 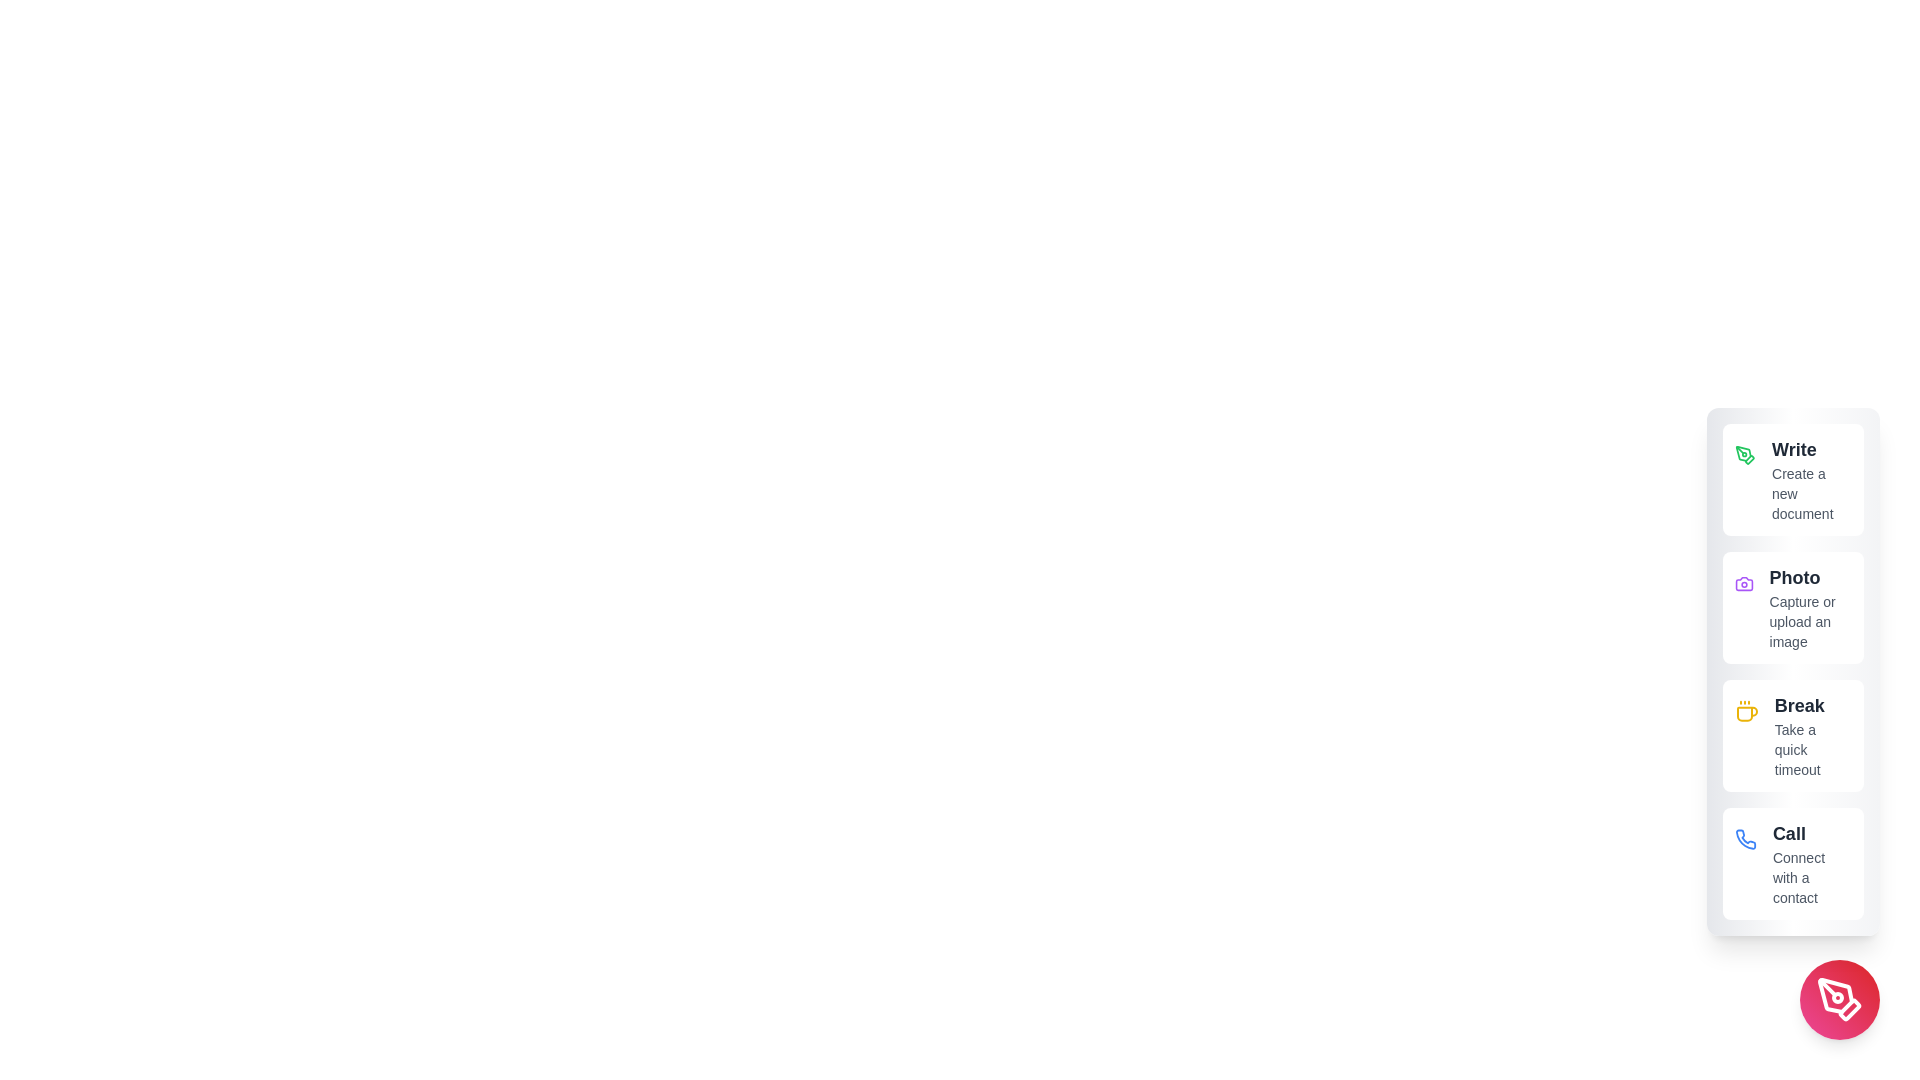 I want to click on the 'Photo' option to capture or upload an image, so click(x=1793, y=607).